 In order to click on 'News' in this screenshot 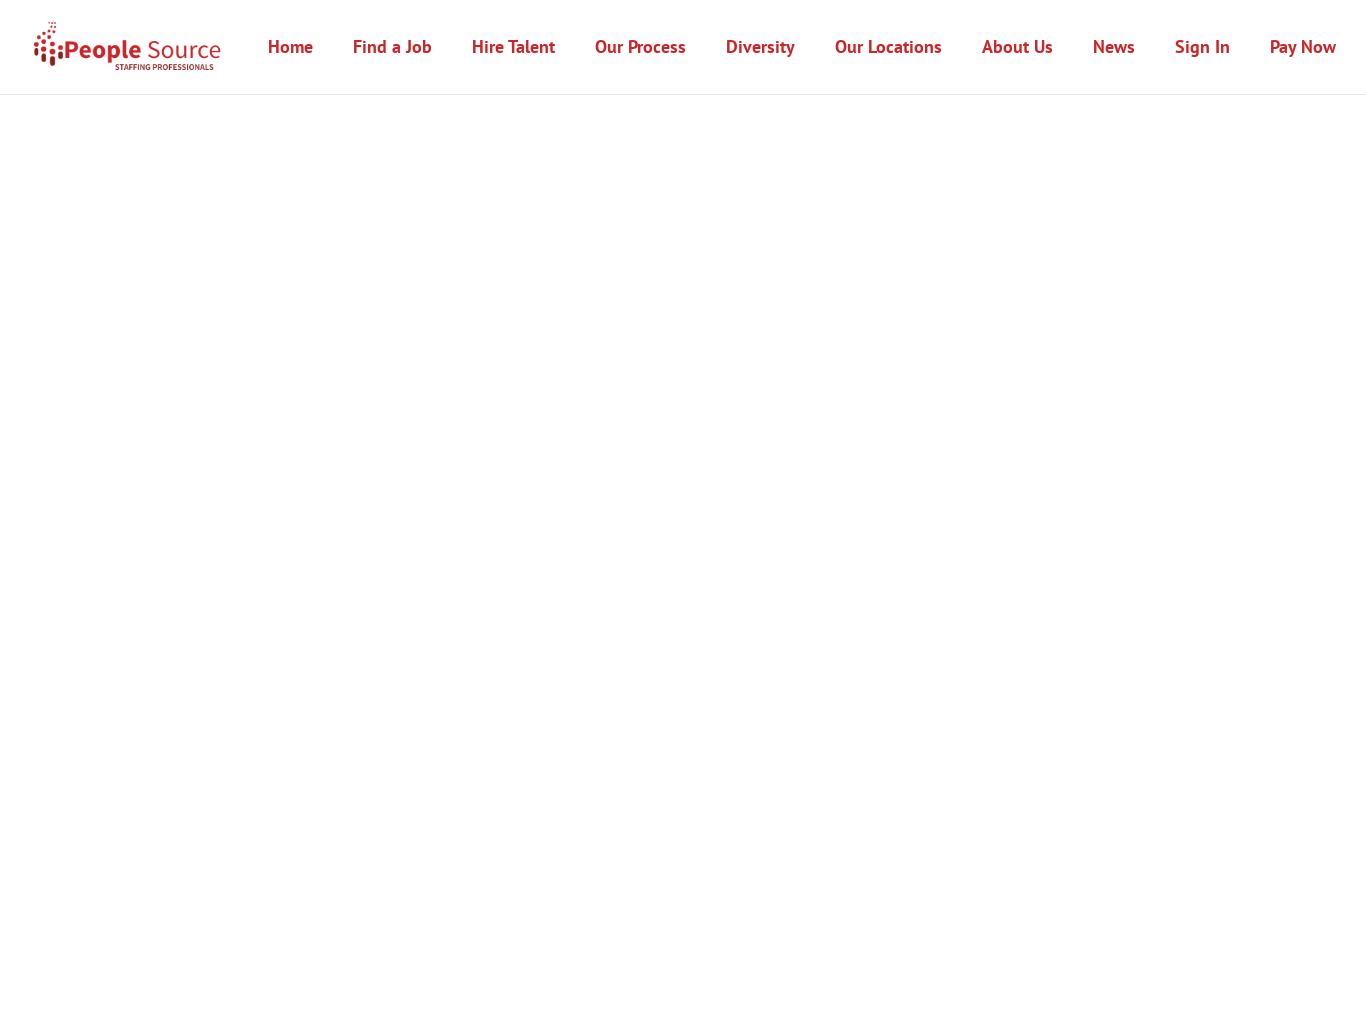, I will do `click(1112, 45)`.